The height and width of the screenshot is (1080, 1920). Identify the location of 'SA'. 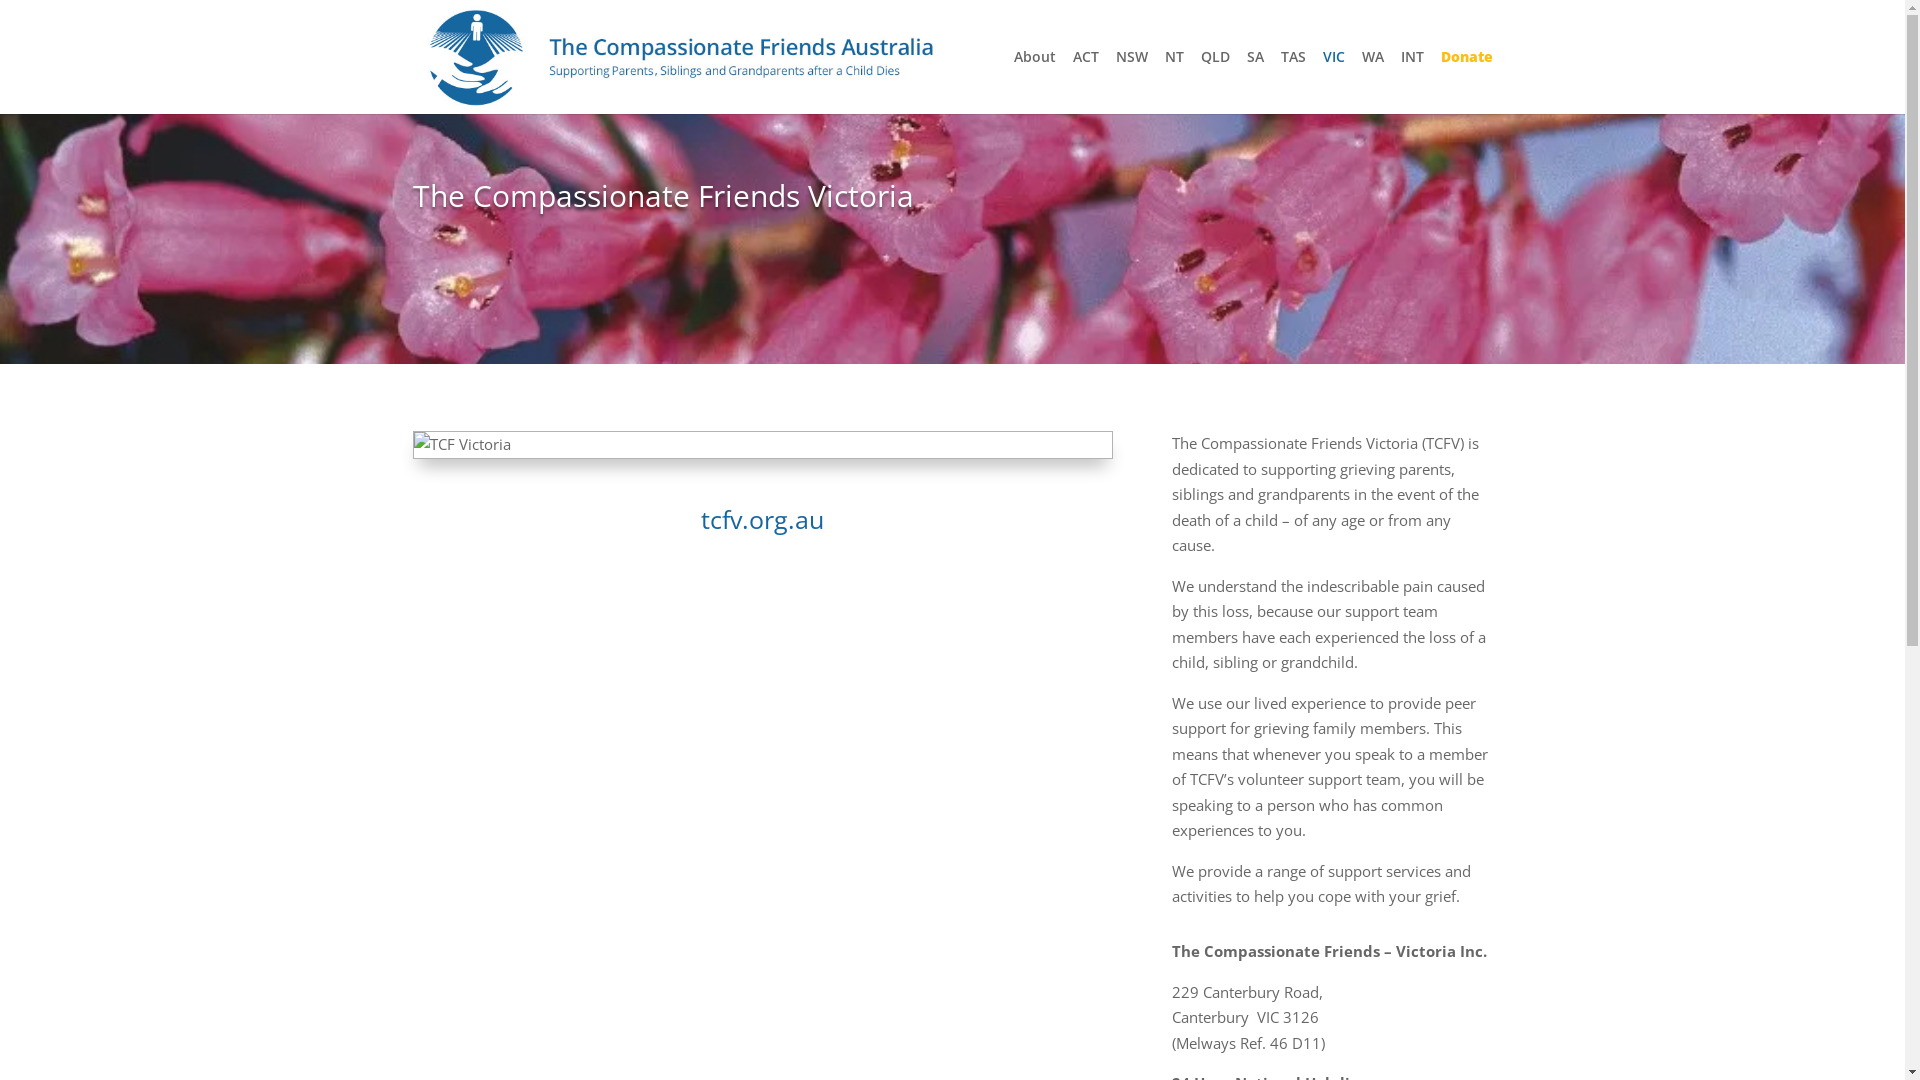
(1245, 80).